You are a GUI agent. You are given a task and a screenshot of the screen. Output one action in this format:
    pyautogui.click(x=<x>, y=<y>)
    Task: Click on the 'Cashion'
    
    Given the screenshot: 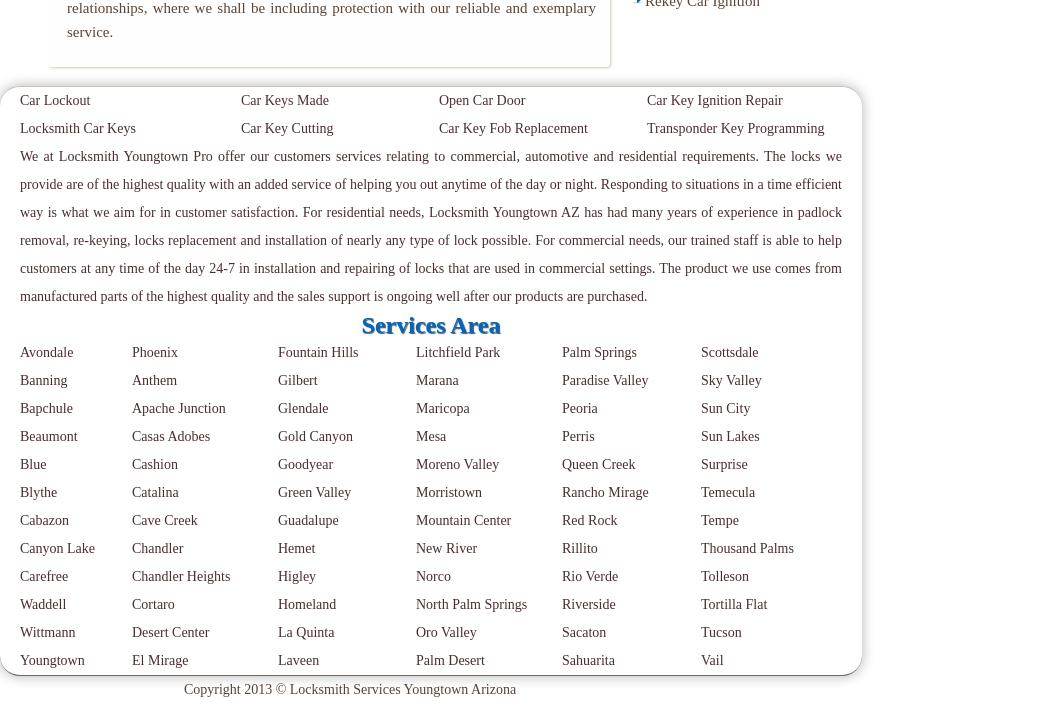 What is the action you would take?
    pyautogui.click(x=154, y=463)
    